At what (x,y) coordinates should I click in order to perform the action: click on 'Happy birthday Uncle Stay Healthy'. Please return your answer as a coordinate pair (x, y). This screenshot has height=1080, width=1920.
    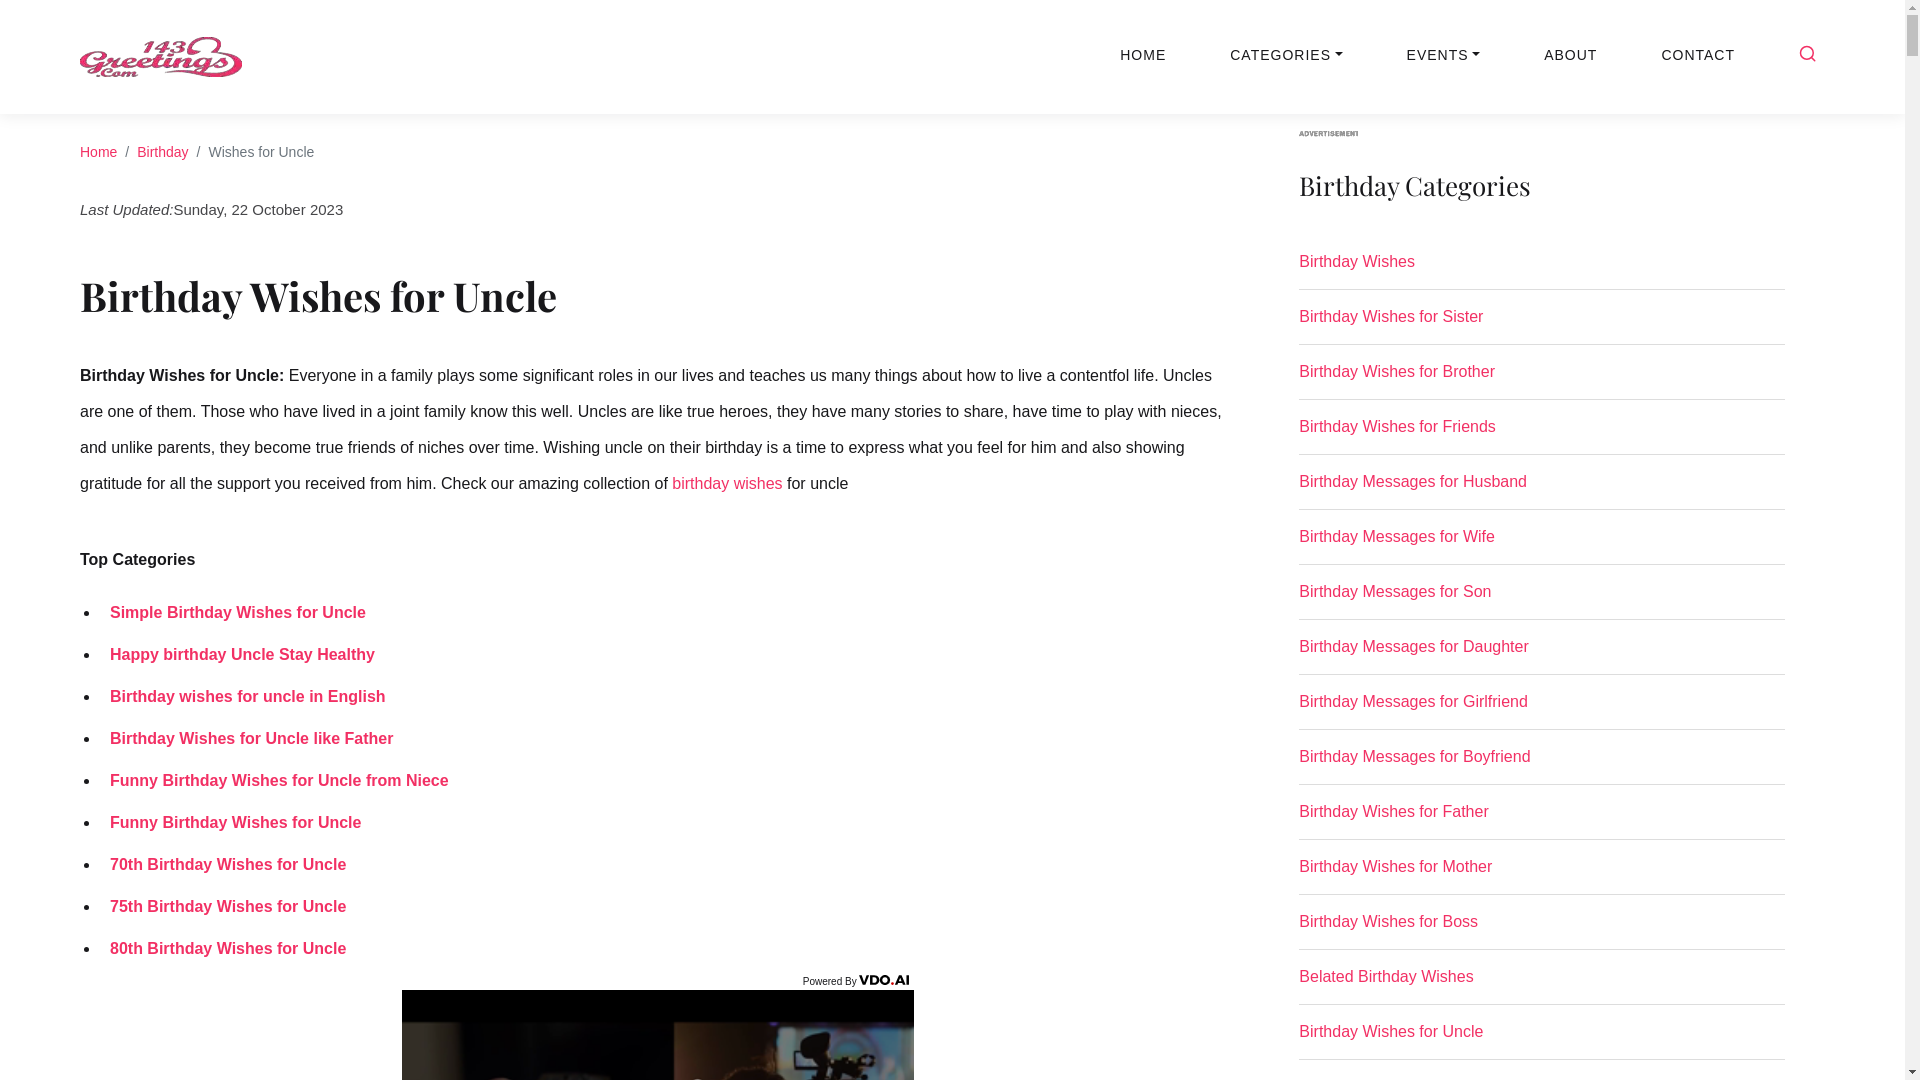
    Looking at the image, I should click on (99, 654).